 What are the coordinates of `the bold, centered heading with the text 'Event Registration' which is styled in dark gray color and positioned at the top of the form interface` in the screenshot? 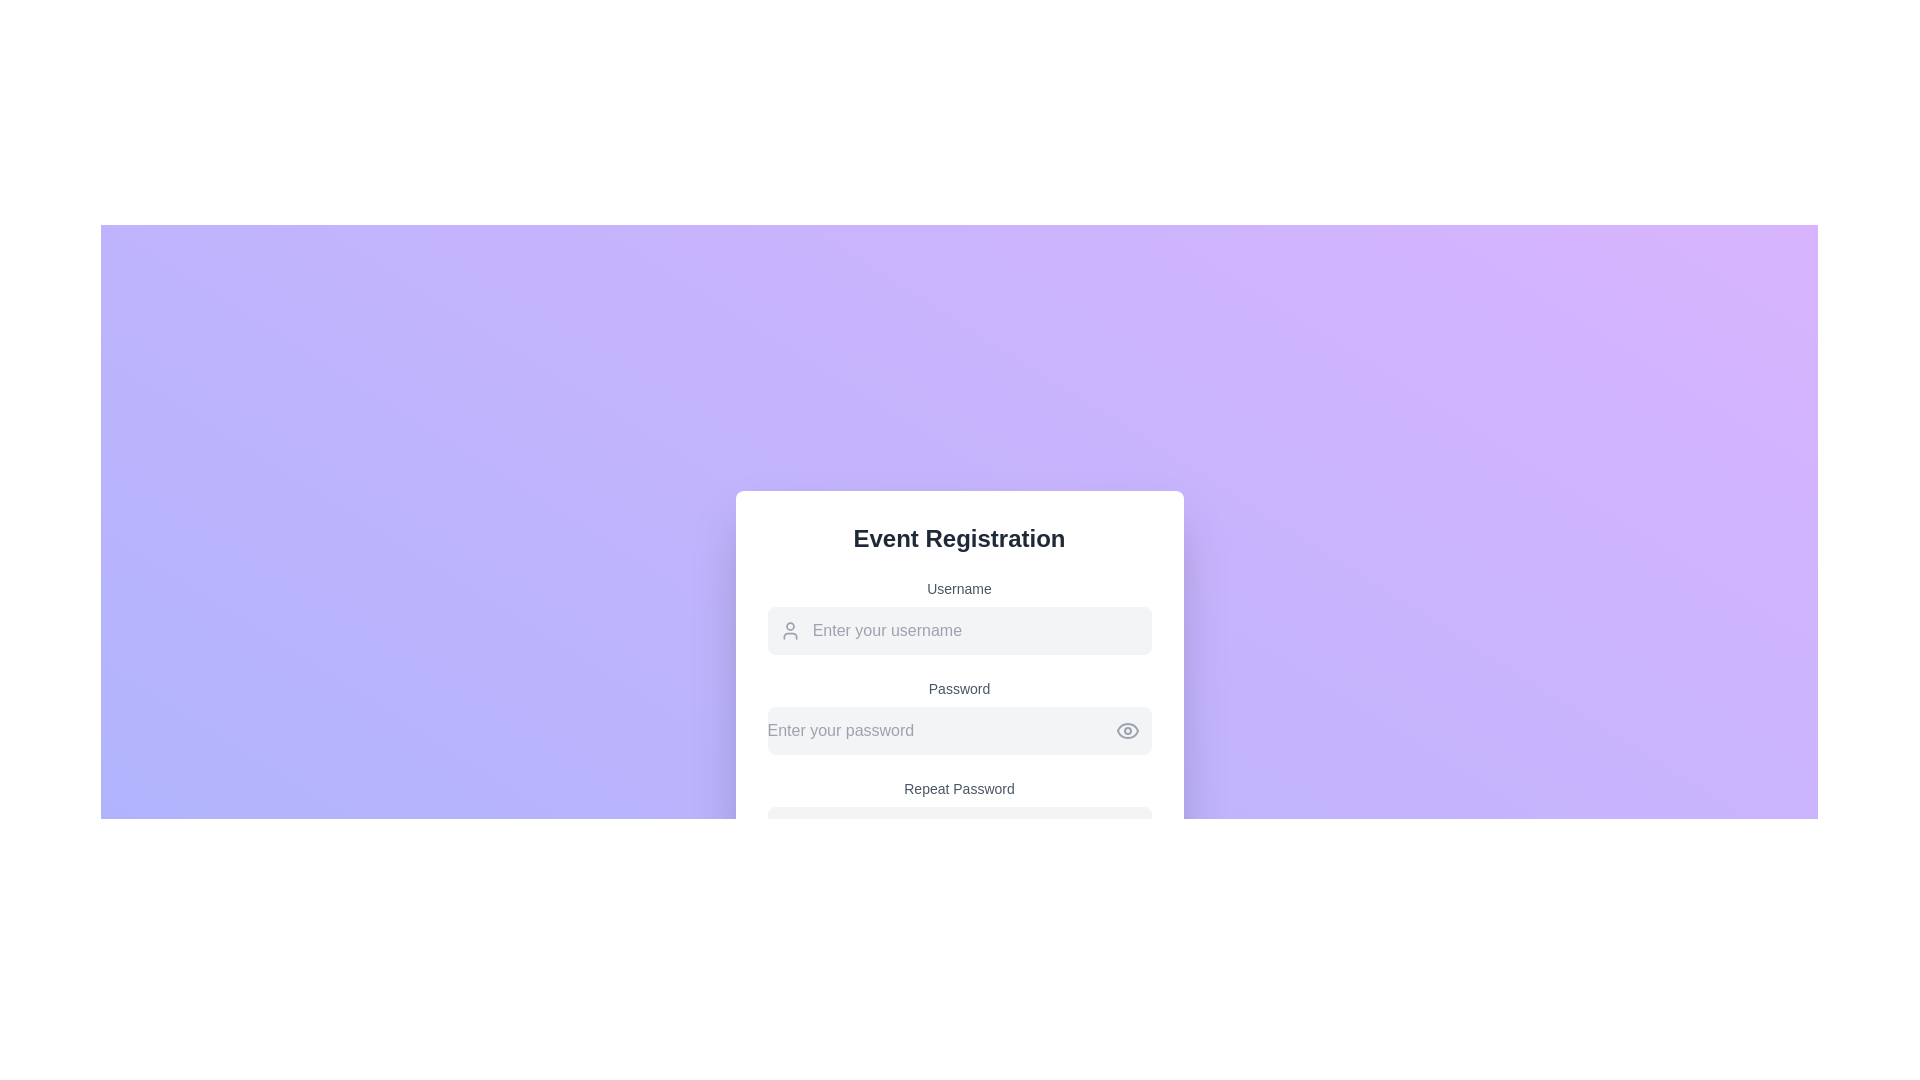 It's located at (958, 538).